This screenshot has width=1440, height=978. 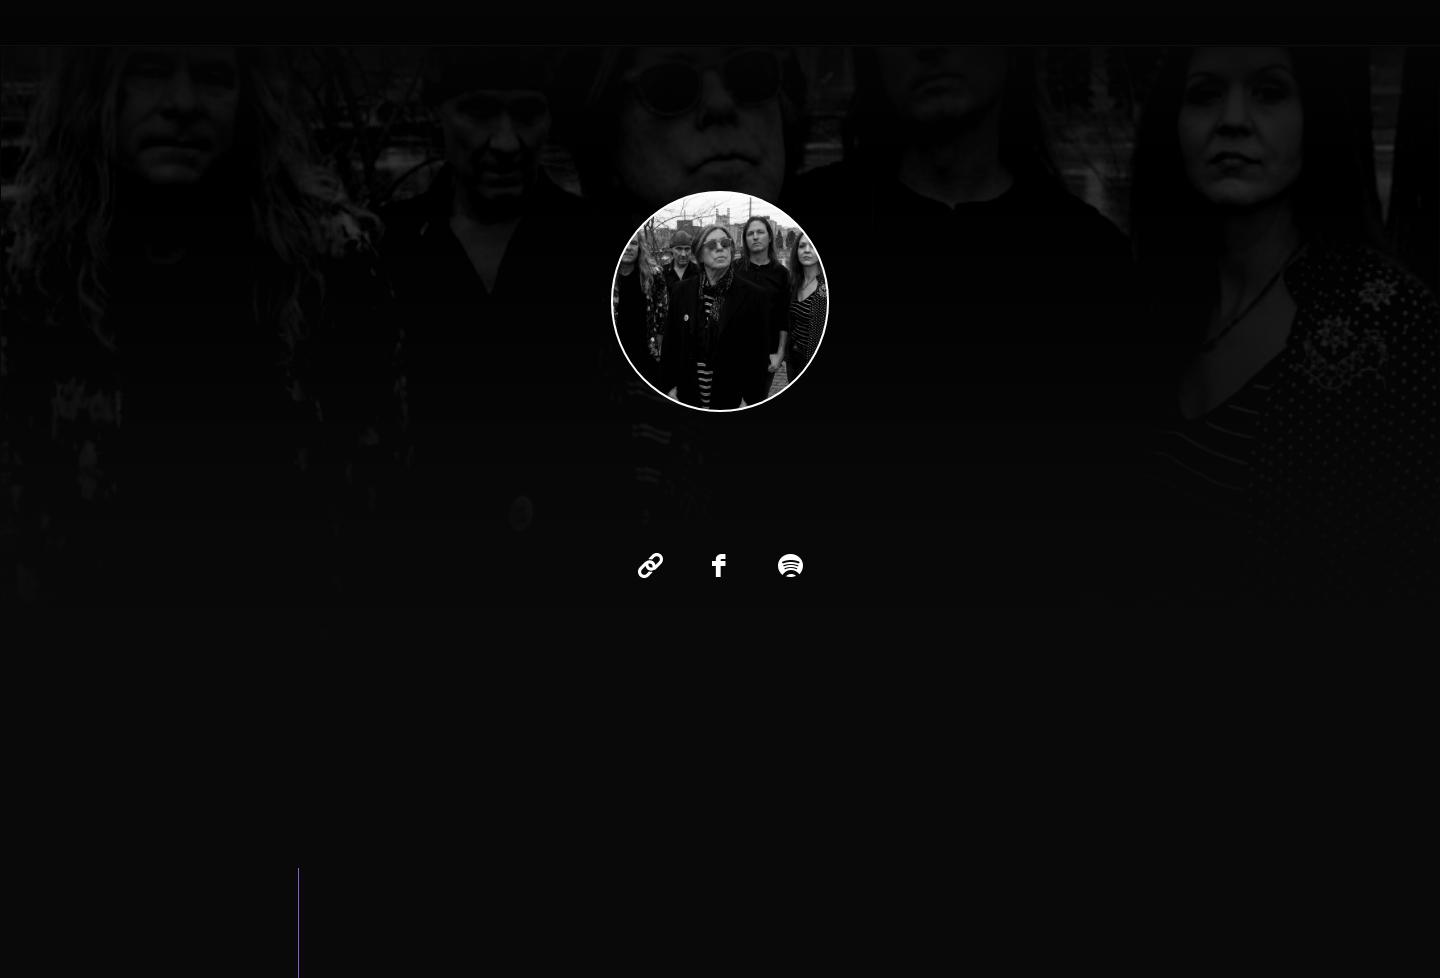 What do you see at coordinates (781, 103) in the screenshot?
I see `'Flamin' Oh's'` at bounding box center [781, 103].